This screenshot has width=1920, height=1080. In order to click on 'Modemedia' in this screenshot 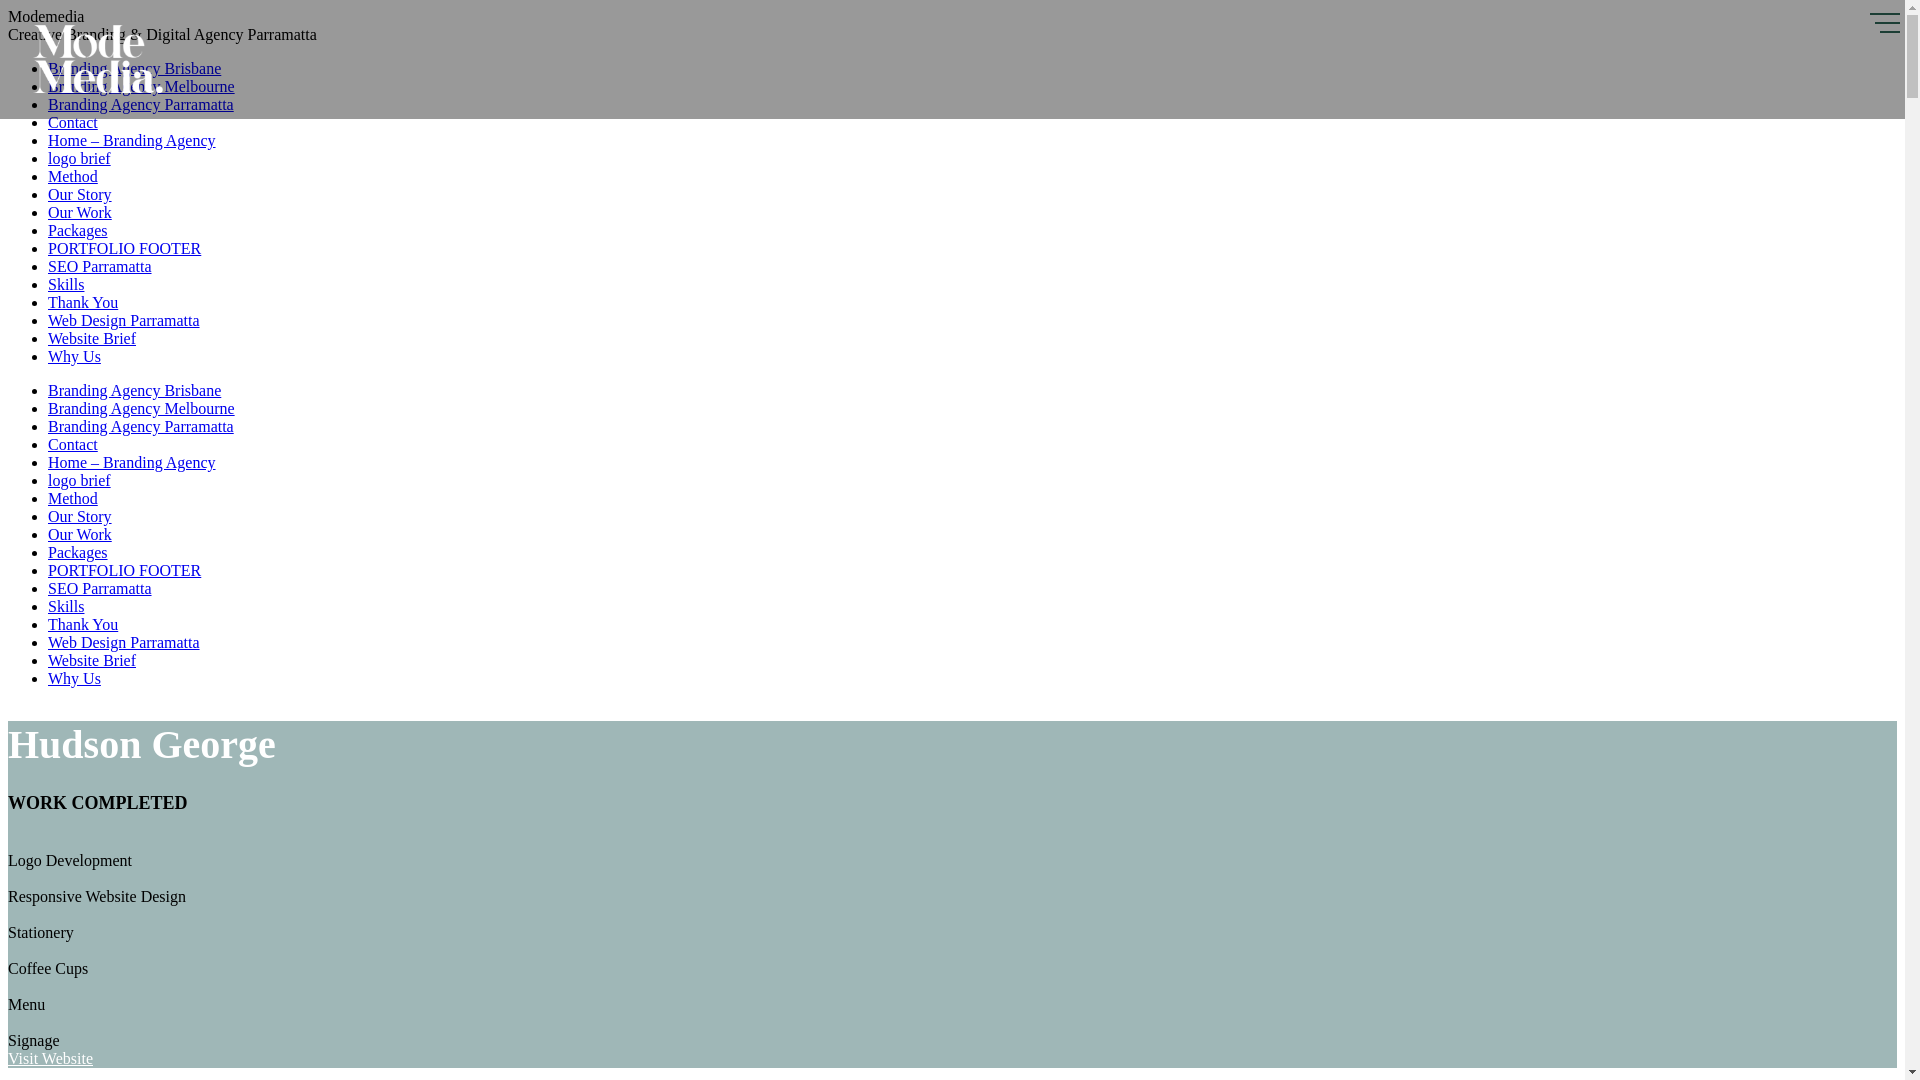, I will do `click(96, 88)`.